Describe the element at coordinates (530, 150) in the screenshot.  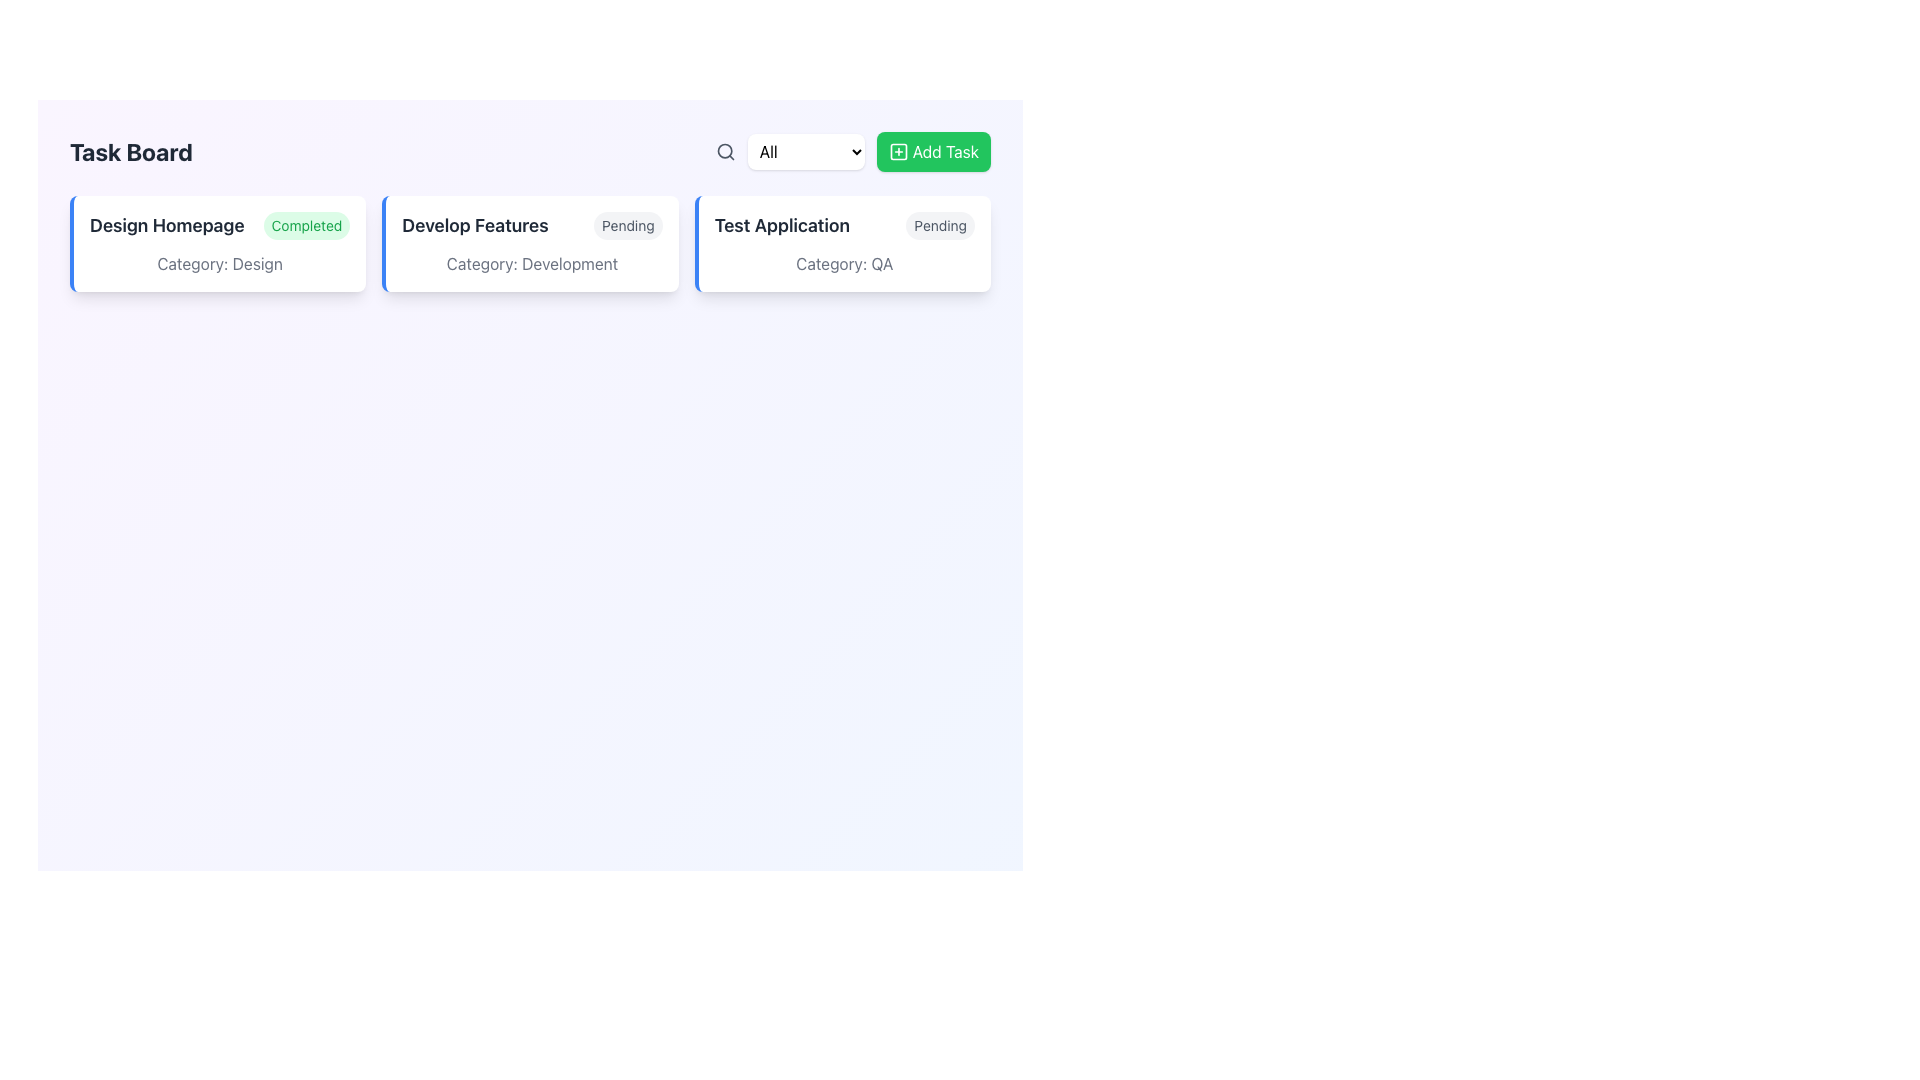
I see `the dropdown menu in the 'Task Board' Toolbar` at that location.